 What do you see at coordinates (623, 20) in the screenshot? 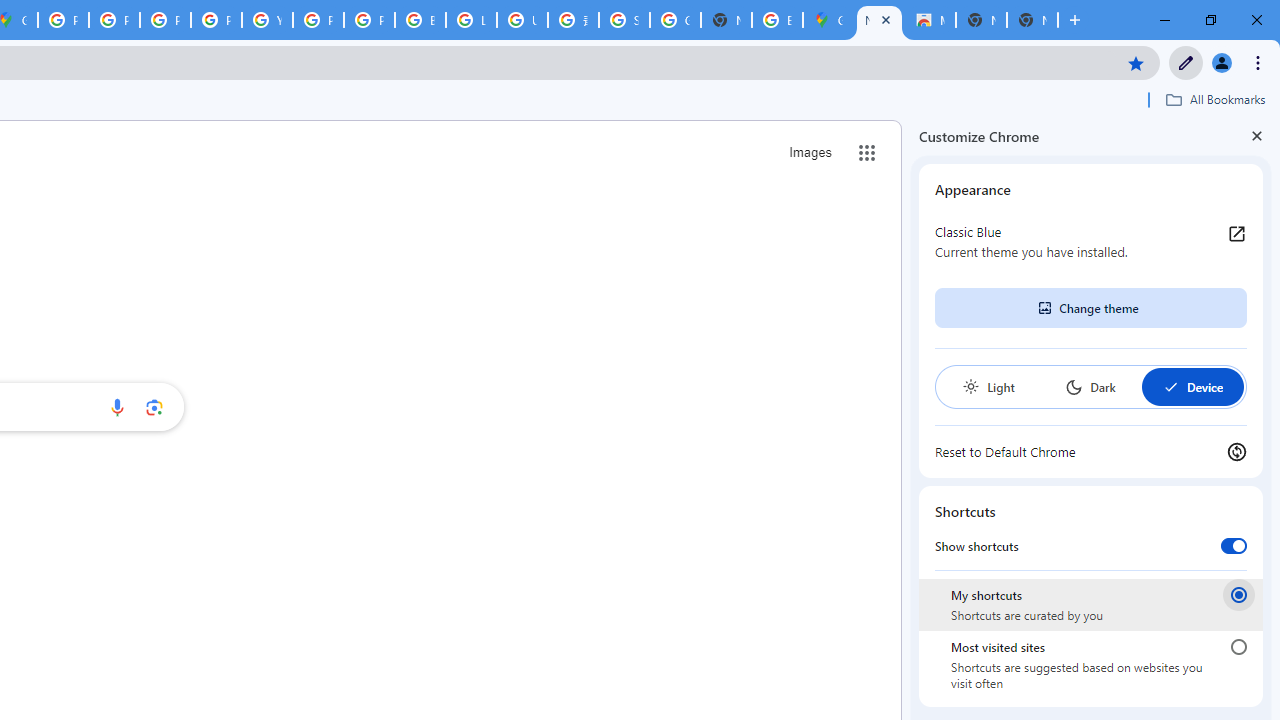
I see `'Sign in - Google Accounts'` at bounding box center [623, 20].